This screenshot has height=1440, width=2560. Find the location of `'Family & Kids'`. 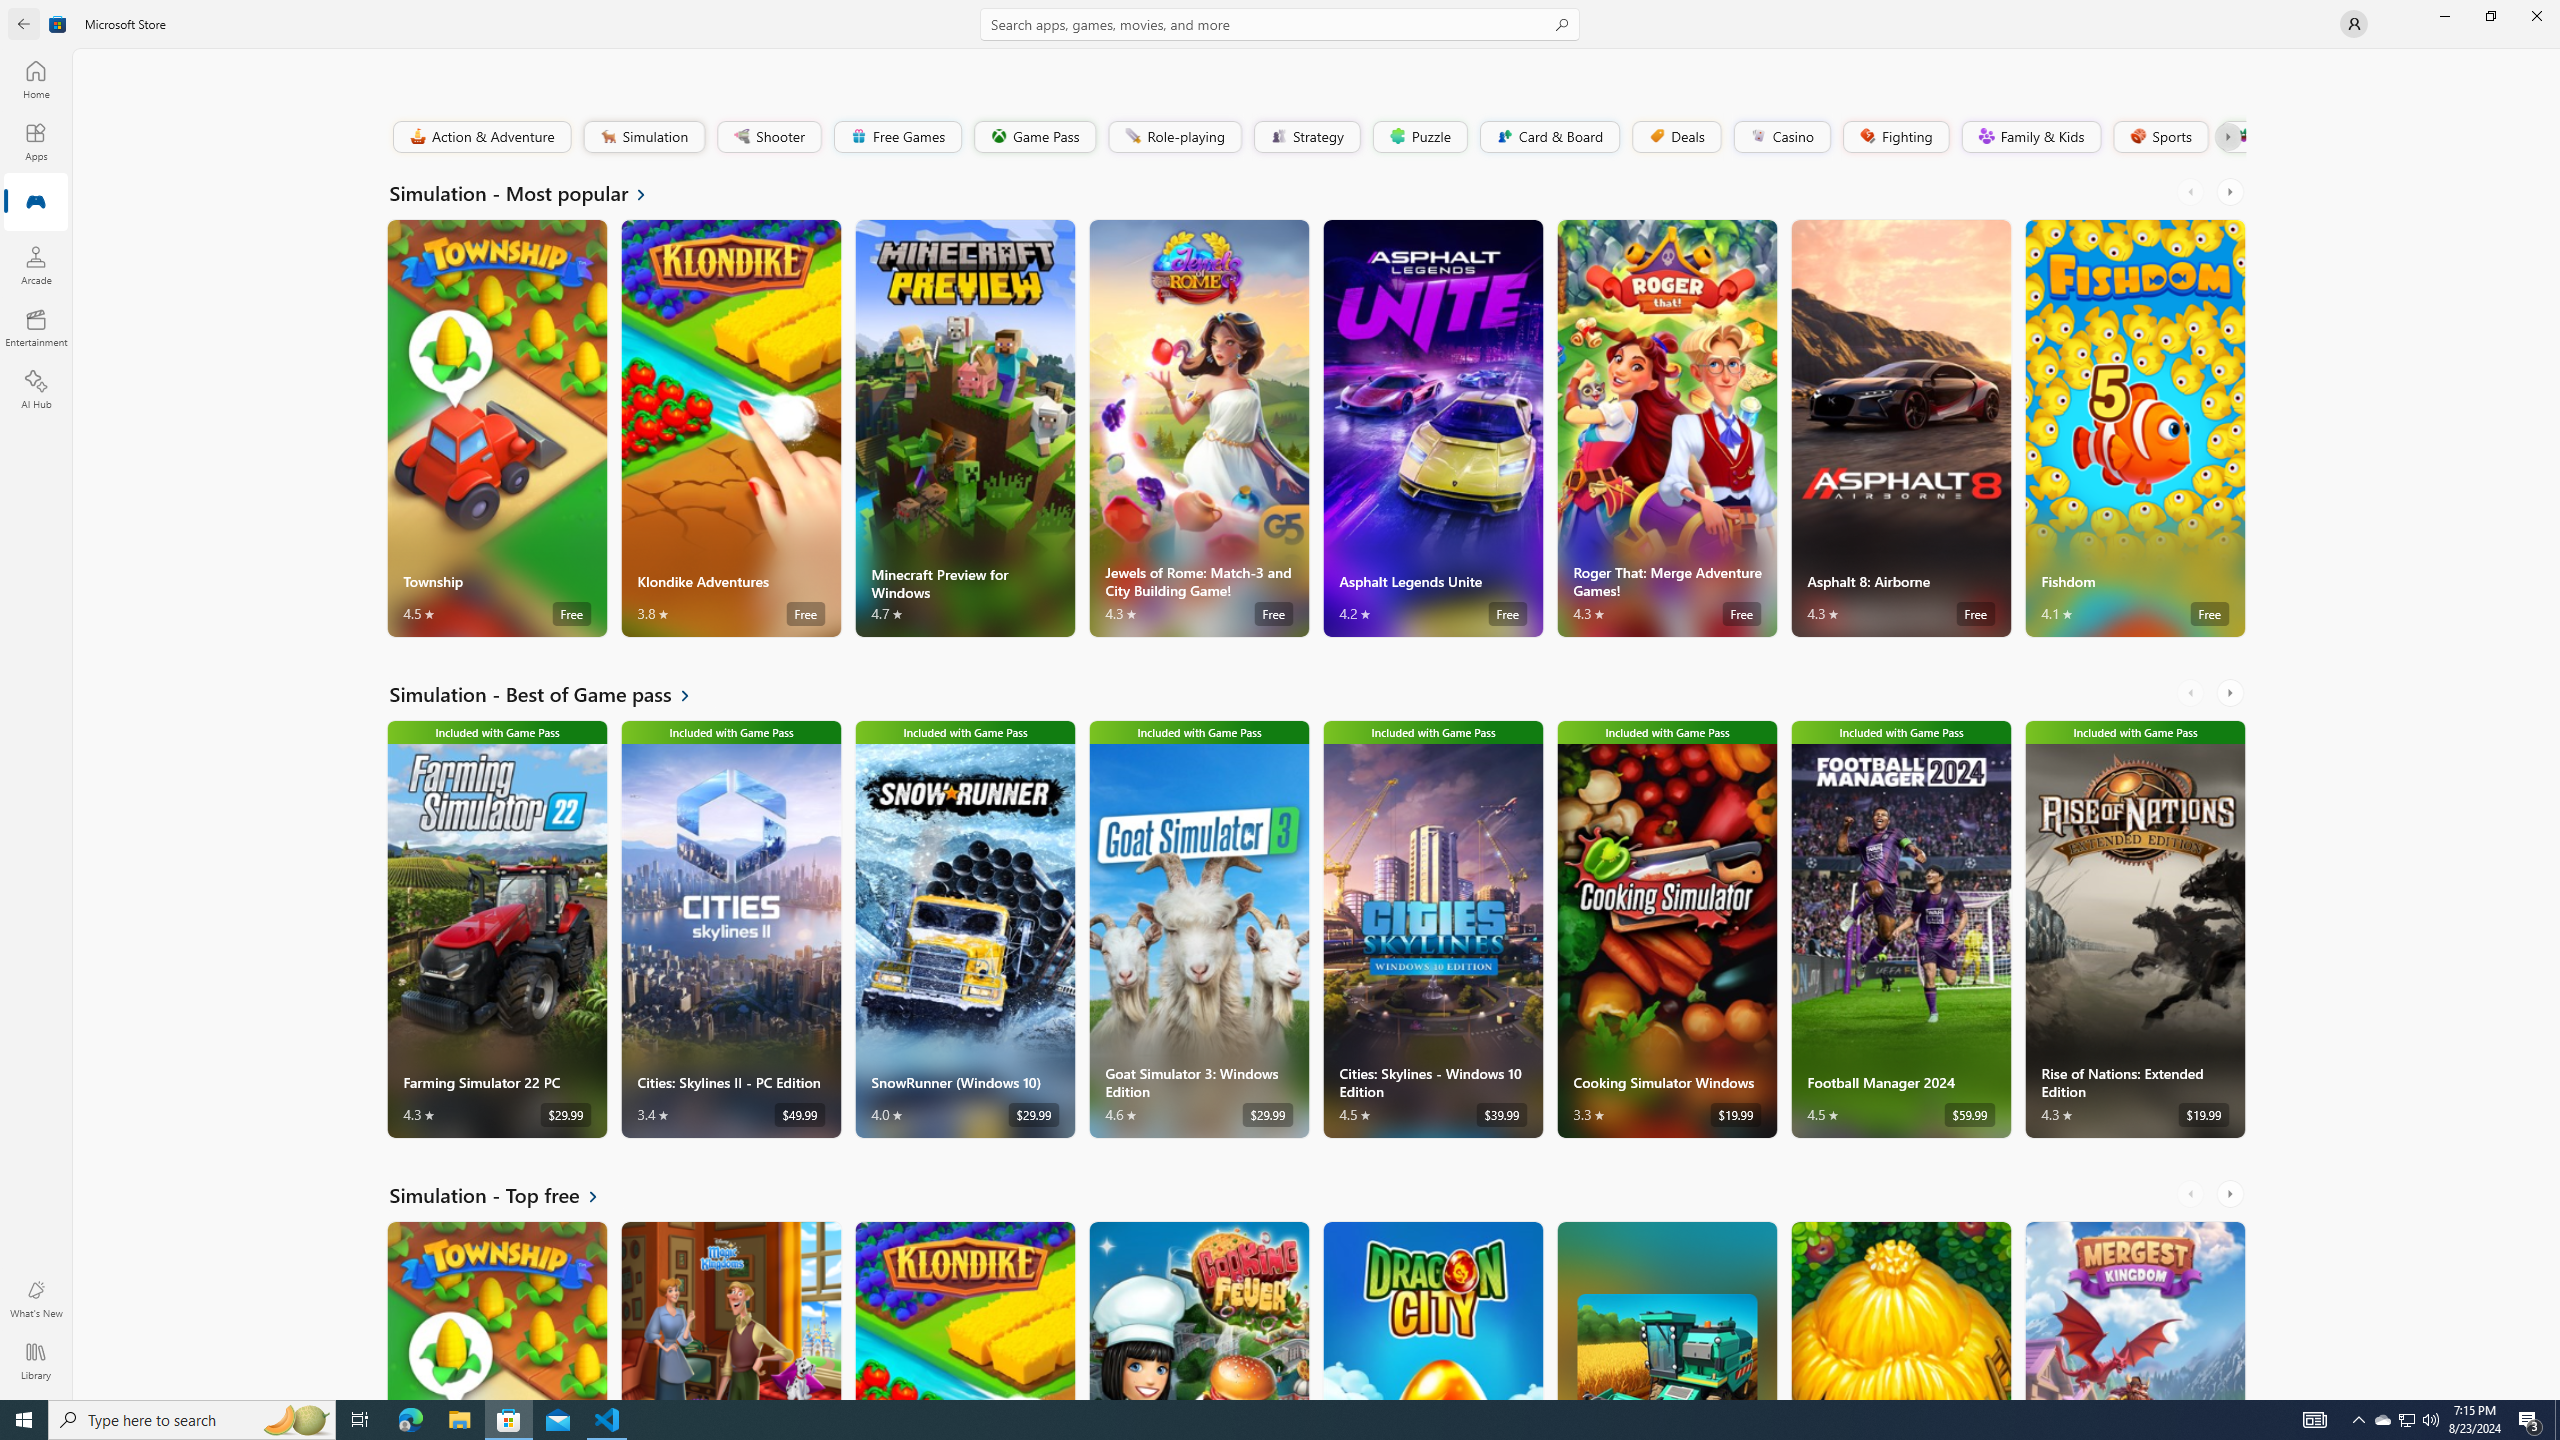

'Family & Kids' is located at coordinates (2030, 135).